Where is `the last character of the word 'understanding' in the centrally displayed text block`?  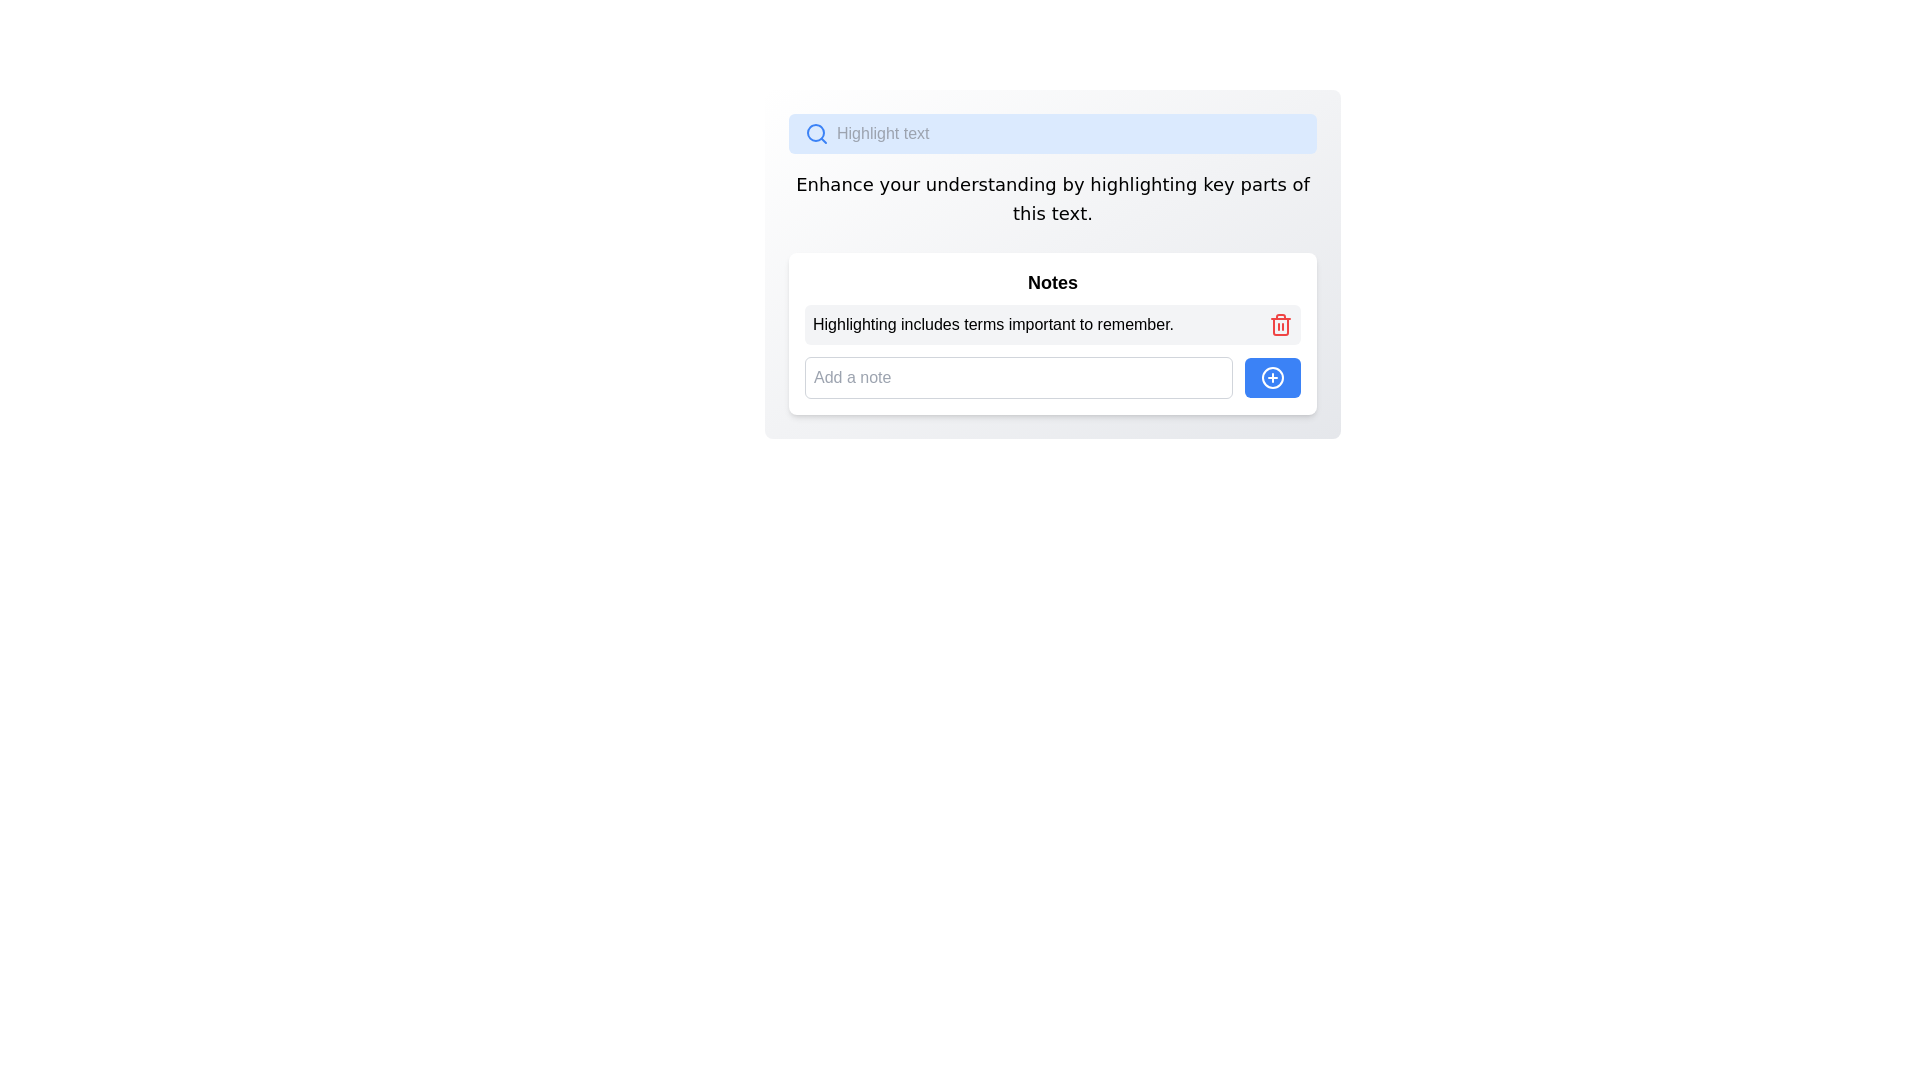
the last character of the word 'understanding' in the centrally displayed text block is located at coordinates (974, 184).